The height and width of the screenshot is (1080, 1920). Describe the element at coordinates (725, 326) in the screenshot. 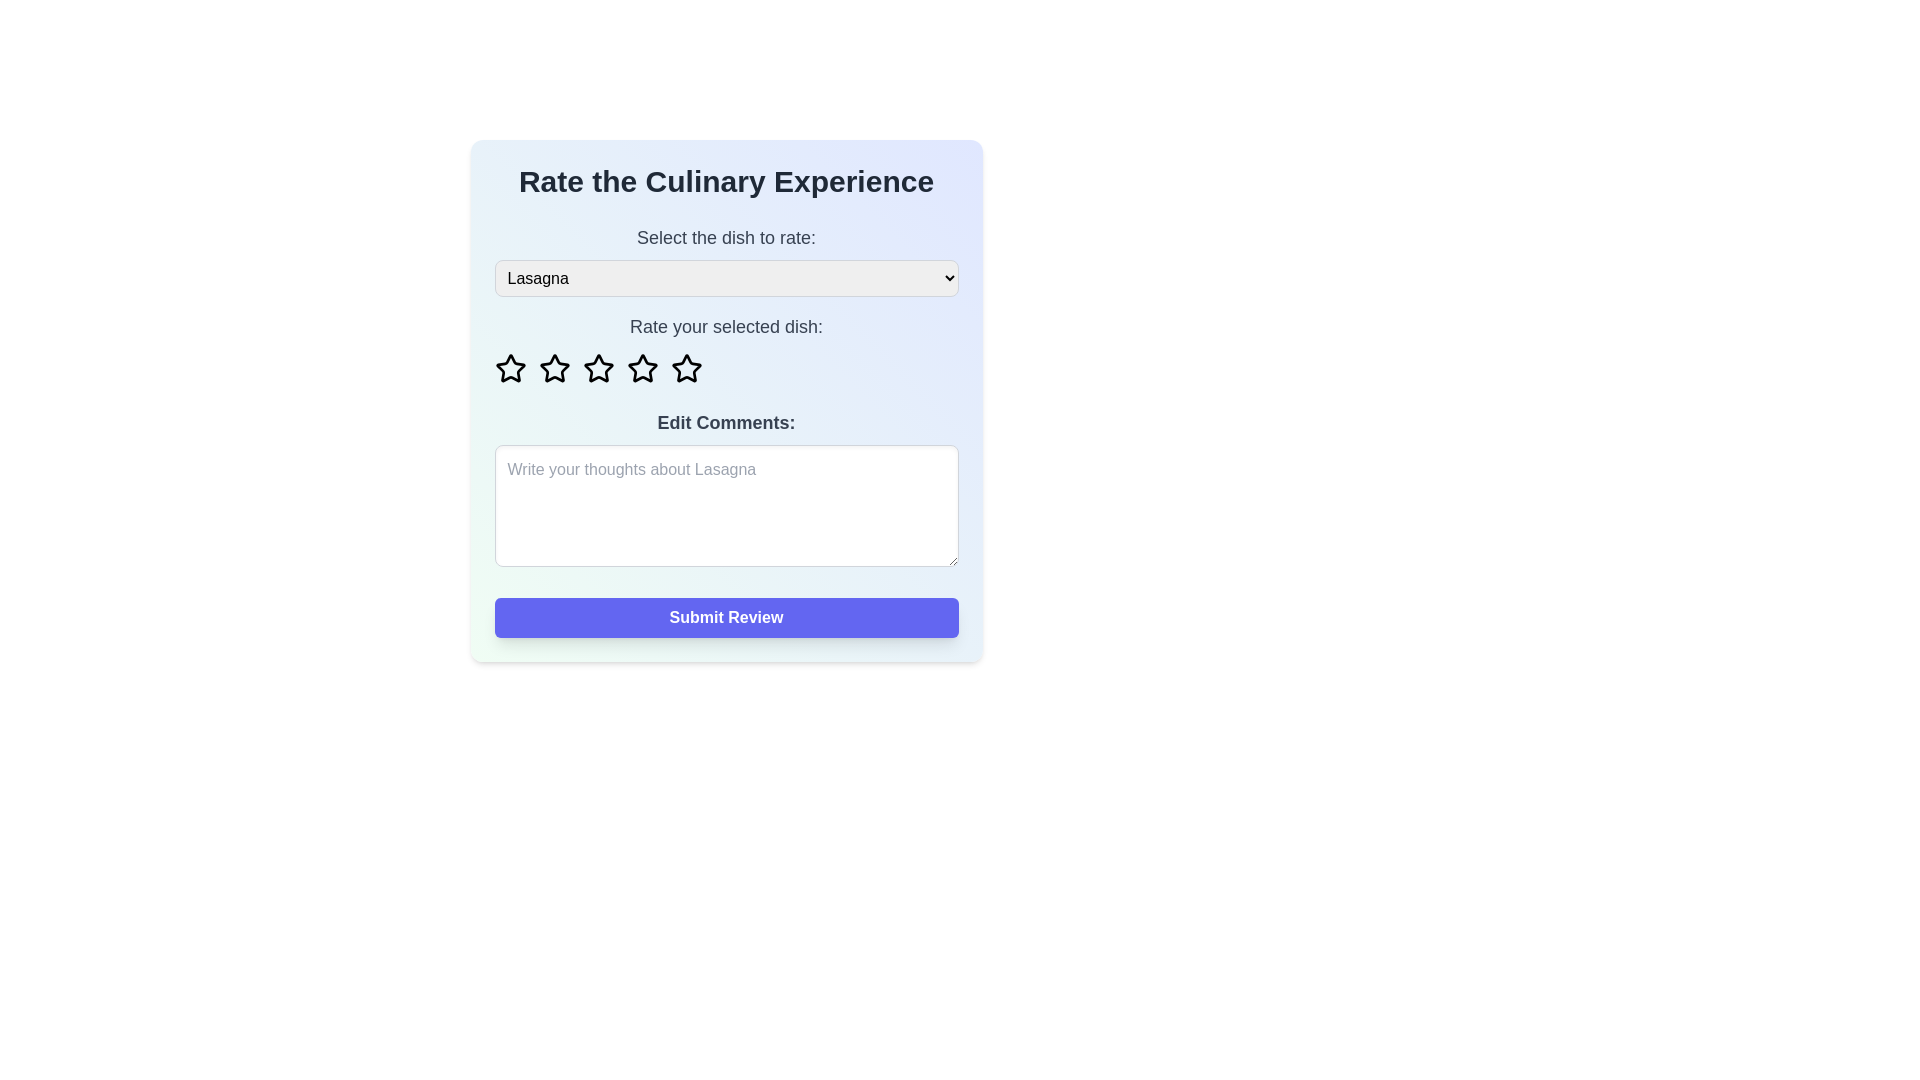

I see `the text label displaying 'Rate your selected dish:' which is styled in a large, legible gray font and is positioned above the rating star icons` at that location.